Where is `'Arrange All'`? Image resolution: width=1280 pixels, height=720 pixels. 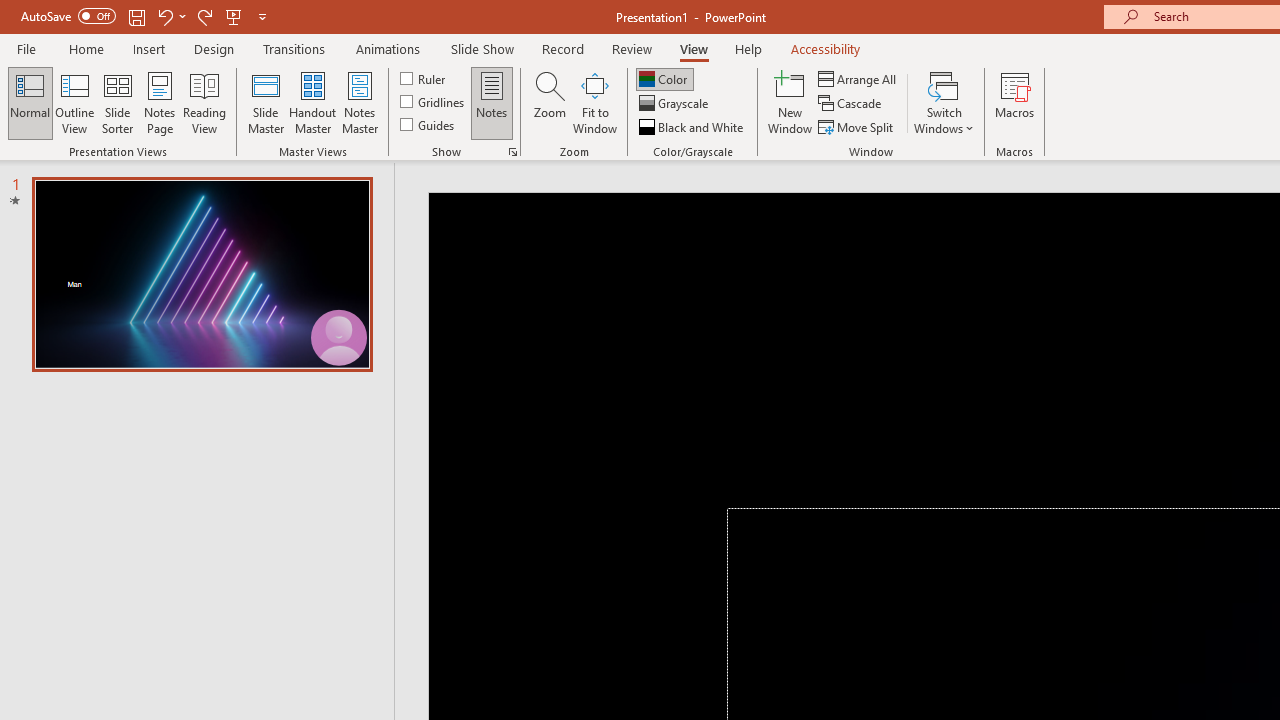 'Arrange All' is located at coordinates (858, 78).